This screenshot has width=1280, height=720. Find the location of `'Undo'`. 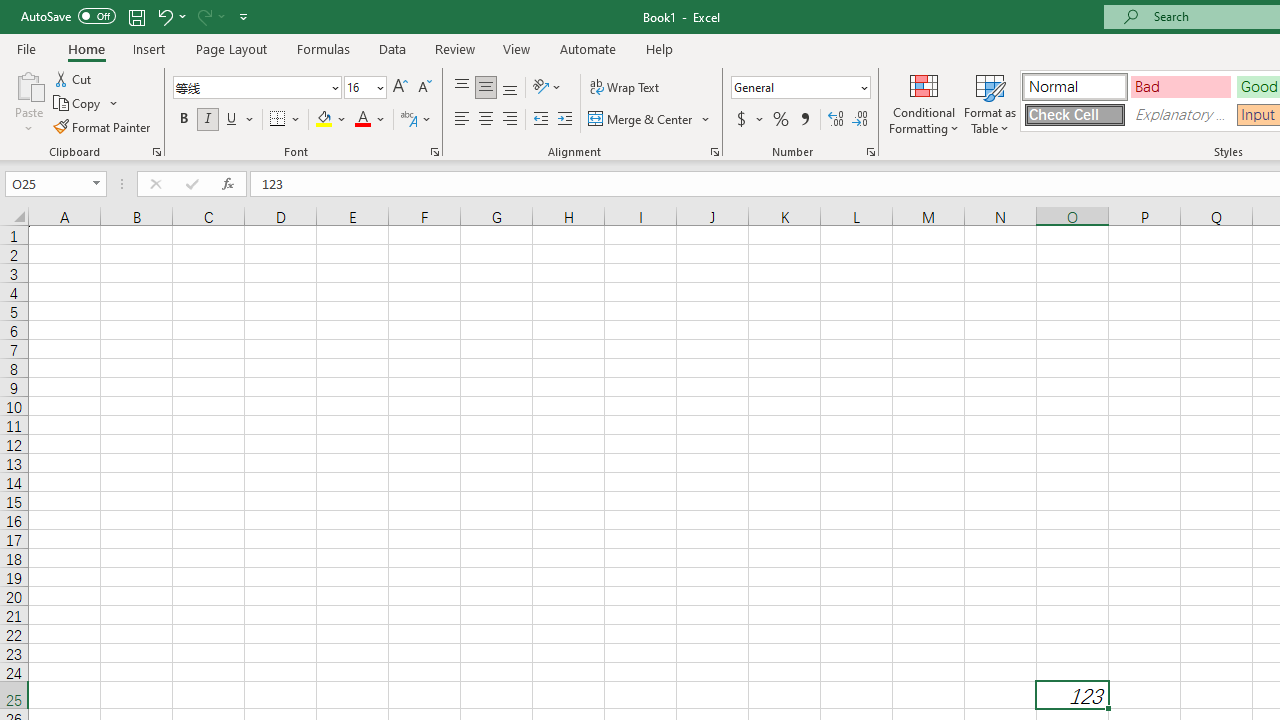

'Undo' is located at coordinates (164, 16).